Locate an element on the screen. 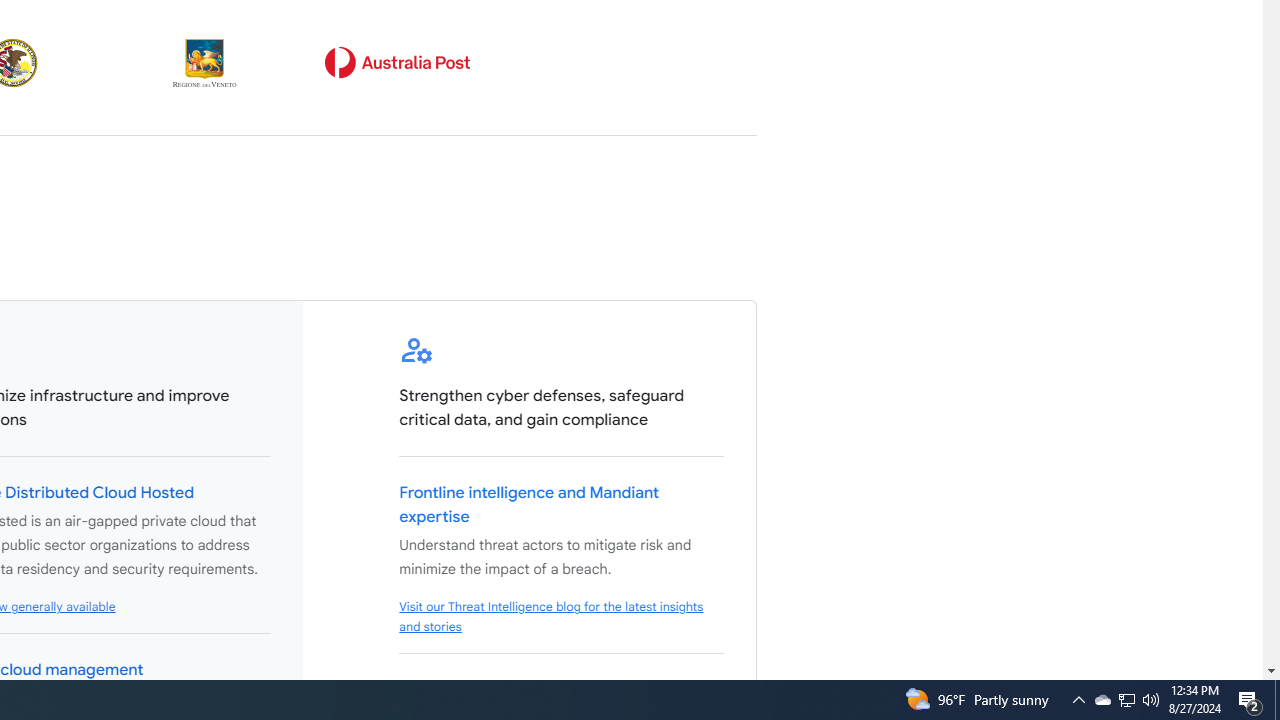  'Regione Veneto' is located at coordinates (205, 62).